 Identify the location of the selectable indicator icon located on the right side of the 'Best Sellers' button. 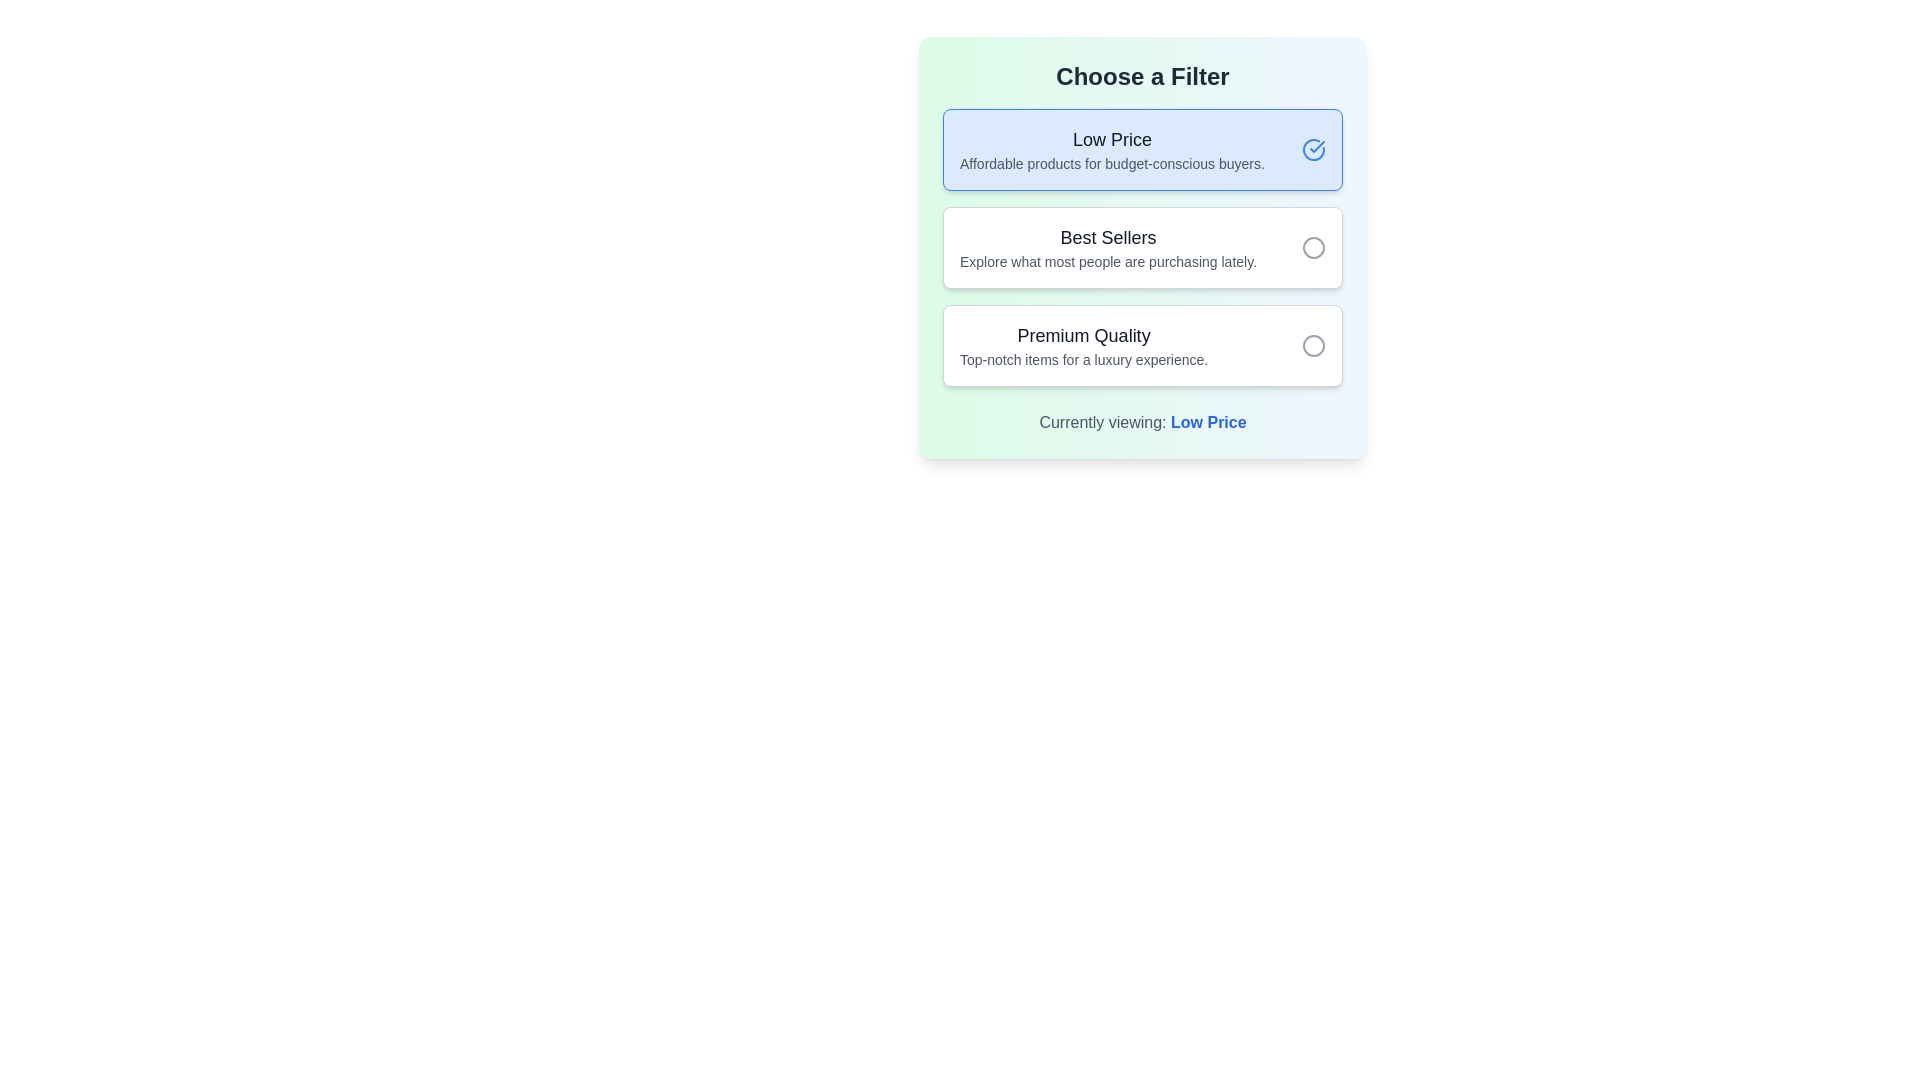
(1314, 246).